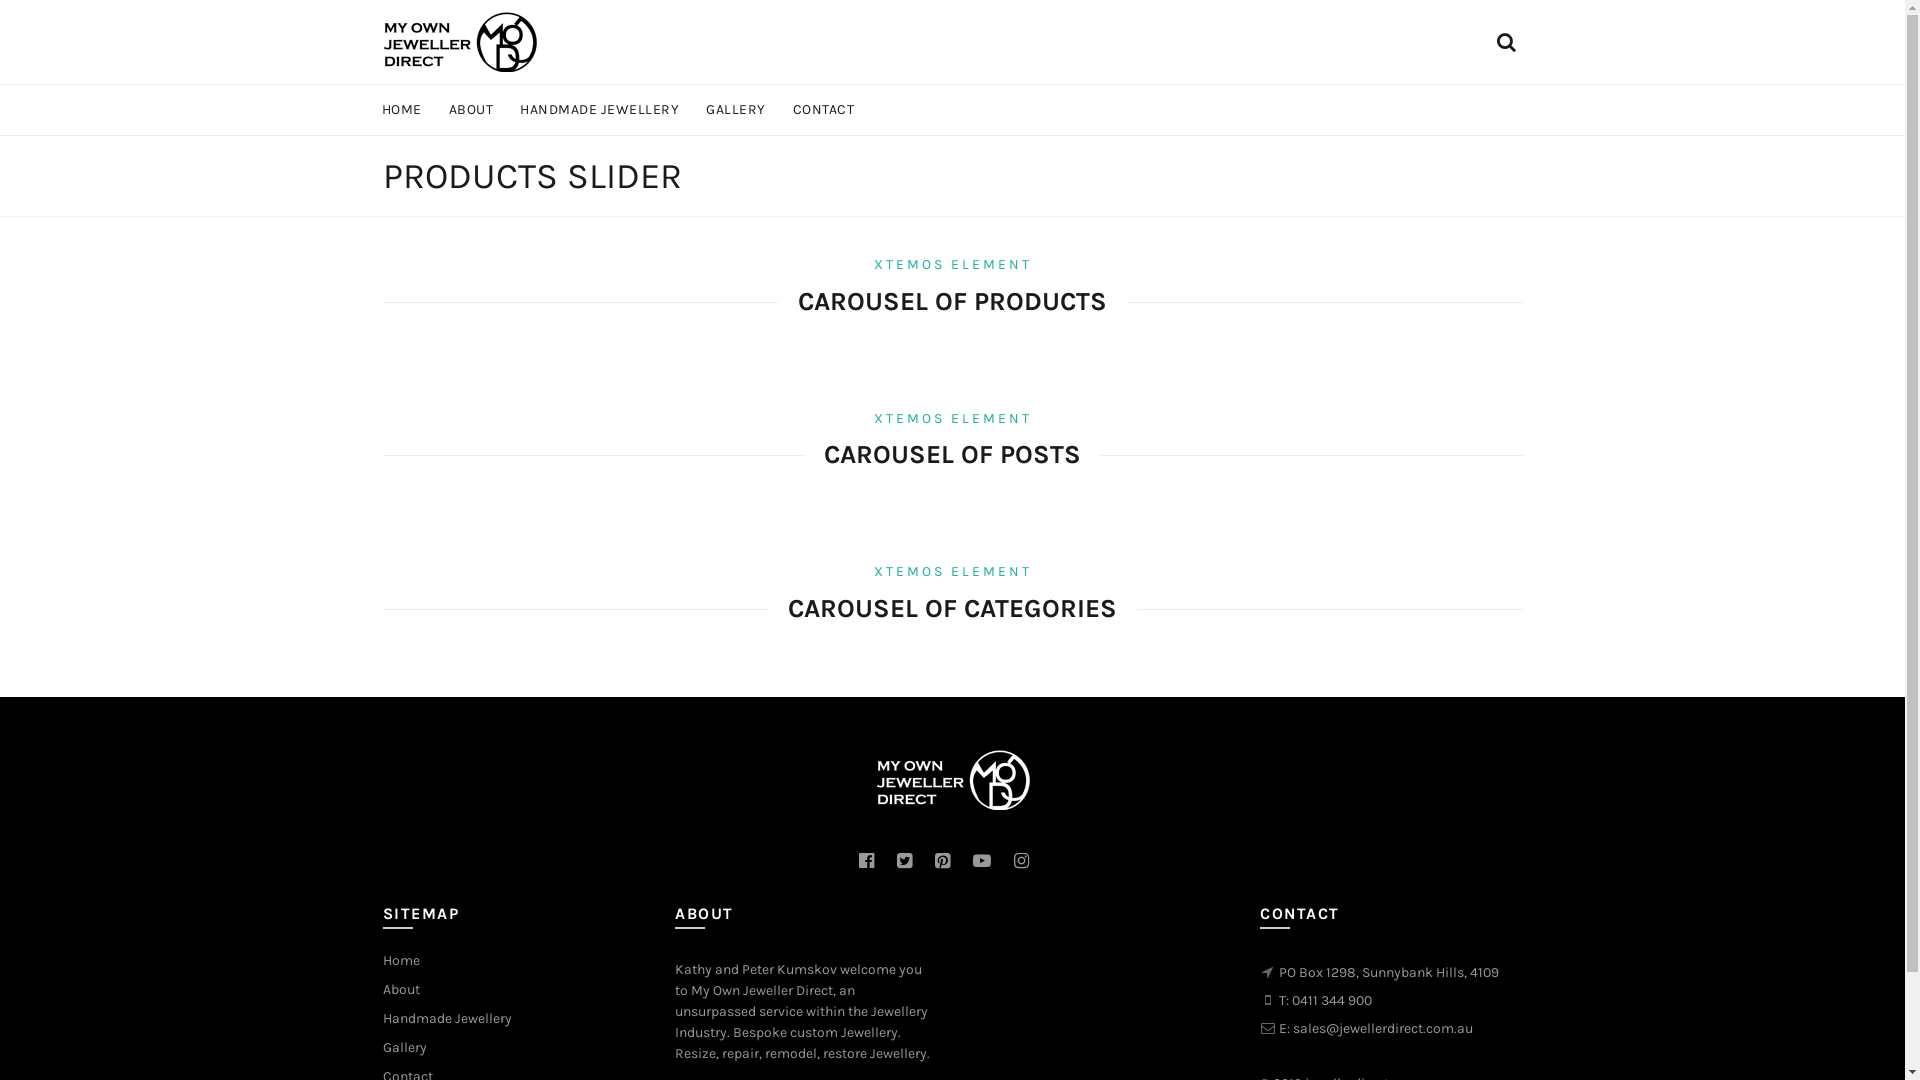  I want to click on 'HOME', so click(400, 110).